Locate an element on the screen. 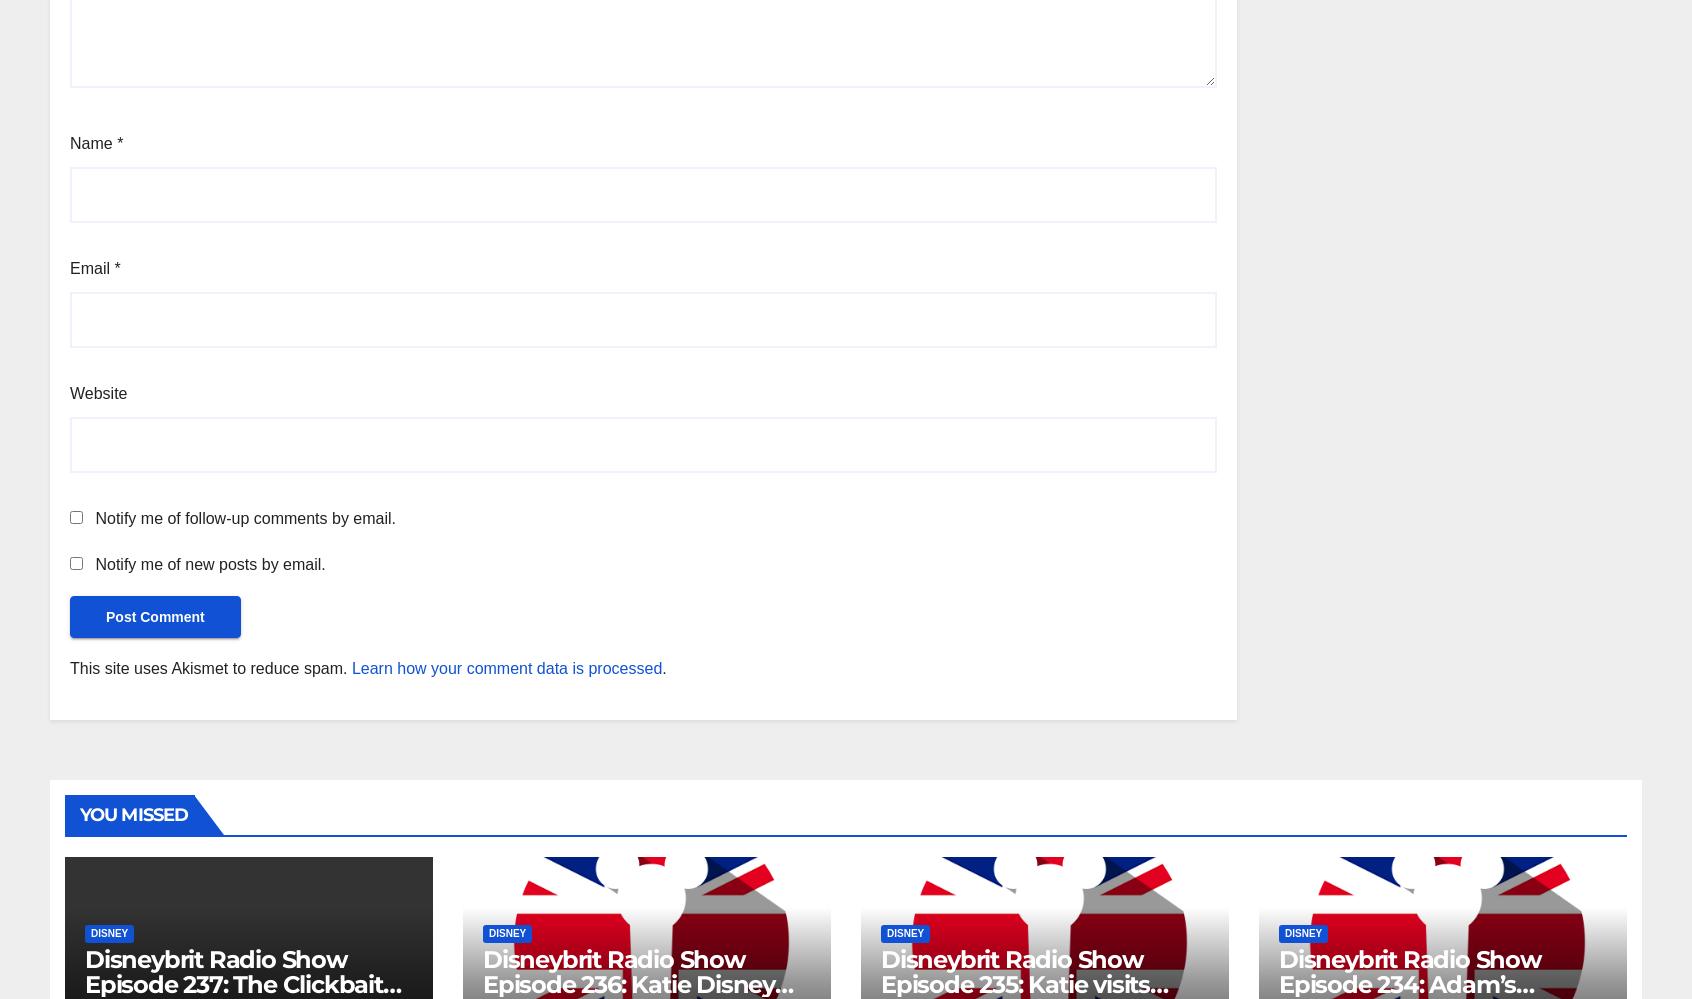 This screenshot has height=999, width=1692. 'Name' is located at coordinates (93, 142).